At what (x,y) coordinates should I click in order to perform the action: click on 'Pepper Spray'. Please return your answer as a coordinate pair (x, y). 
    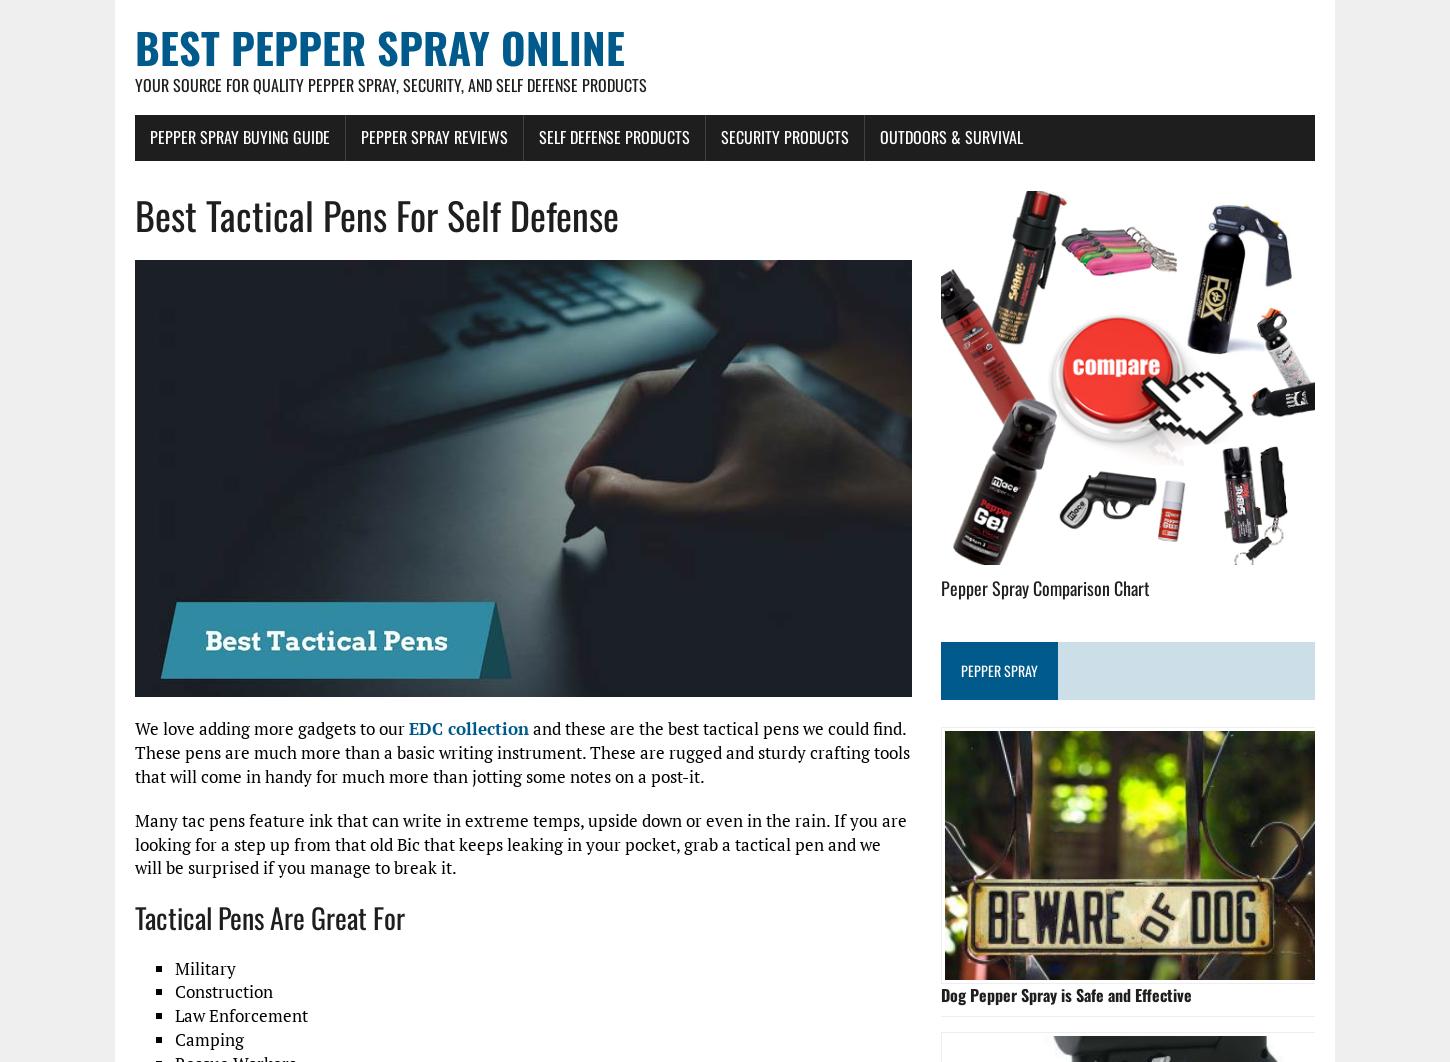
    Looking at the image, I should click on (999, 669).